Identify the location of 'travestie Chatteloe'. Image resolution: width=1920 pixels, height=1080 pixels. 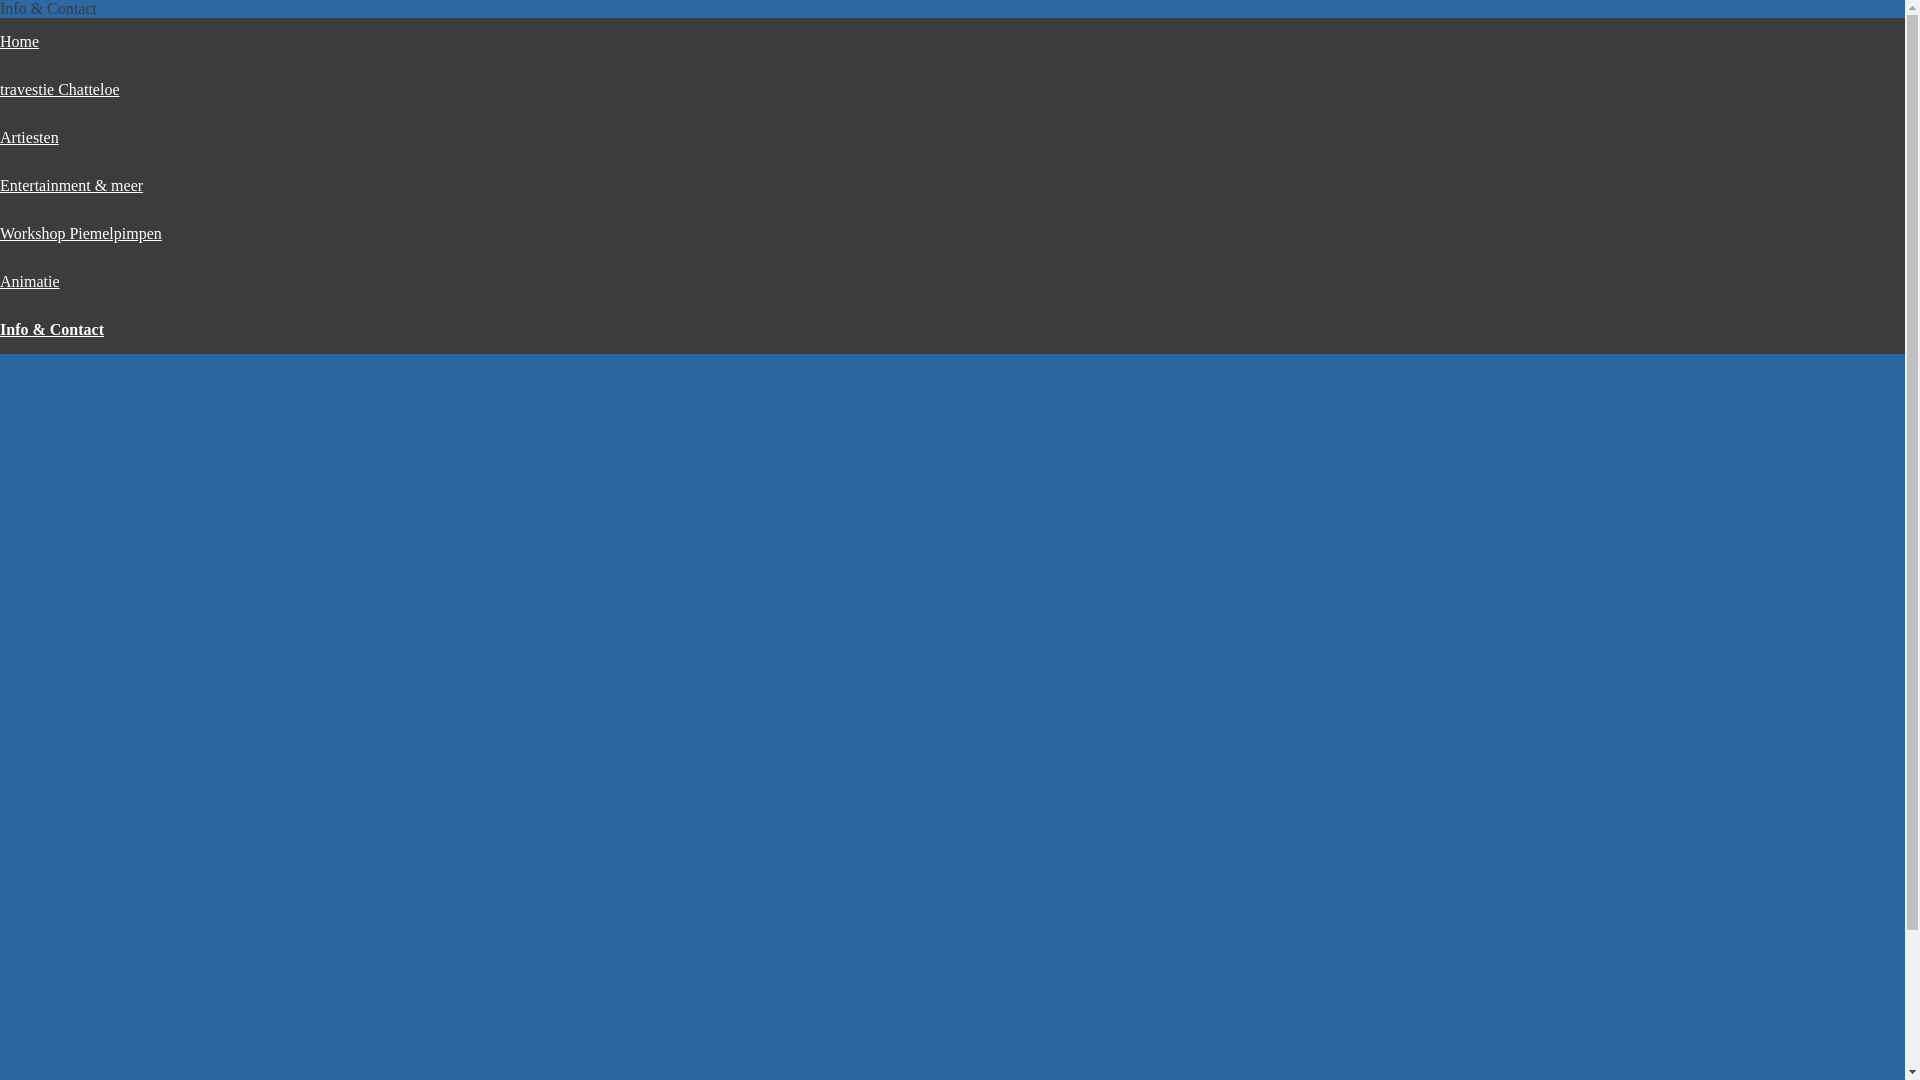
(59, 88).